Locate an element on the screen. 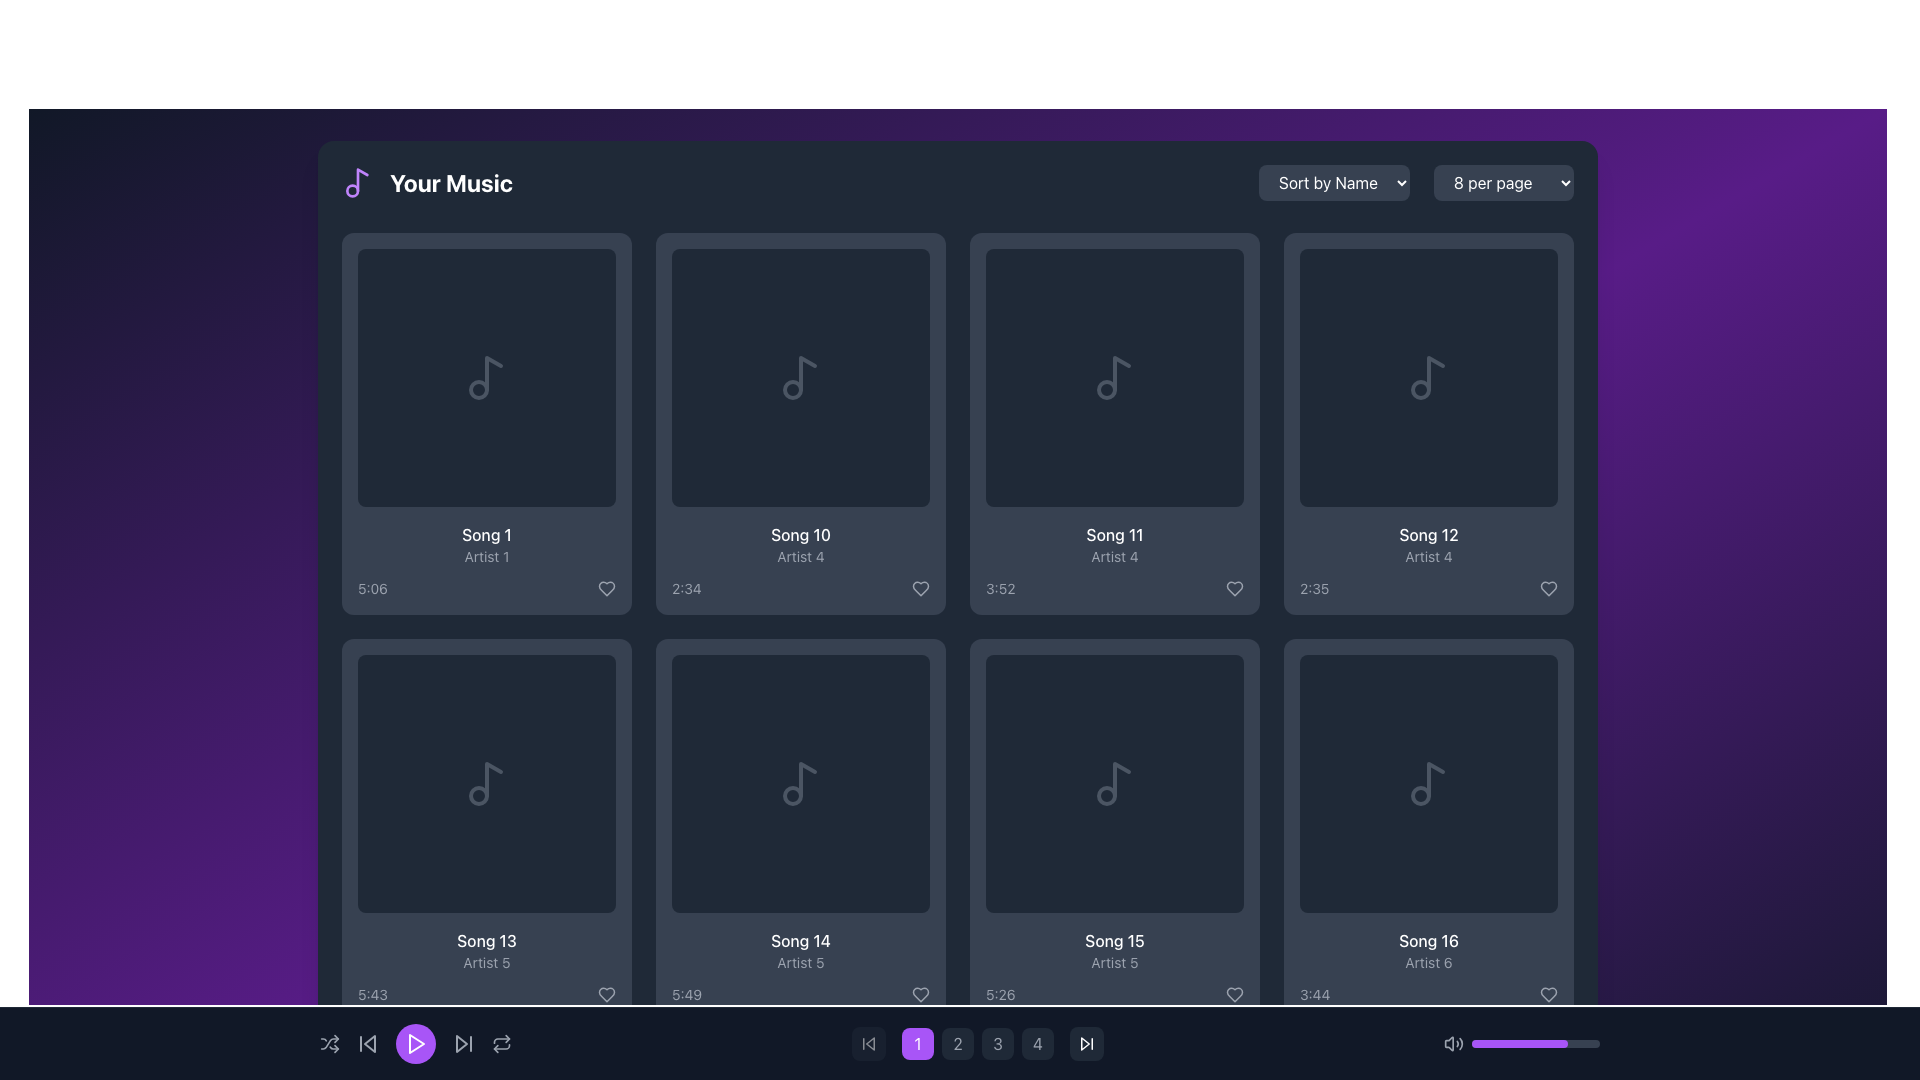 This screenshot has height=1080, width=1920. the text label displaying the time '5:43' which is positioned at the bottom-left of the card for 'Song 13' and 'Artist 5', aligned with the card's lower boundary is located at coordinates (373, 995).